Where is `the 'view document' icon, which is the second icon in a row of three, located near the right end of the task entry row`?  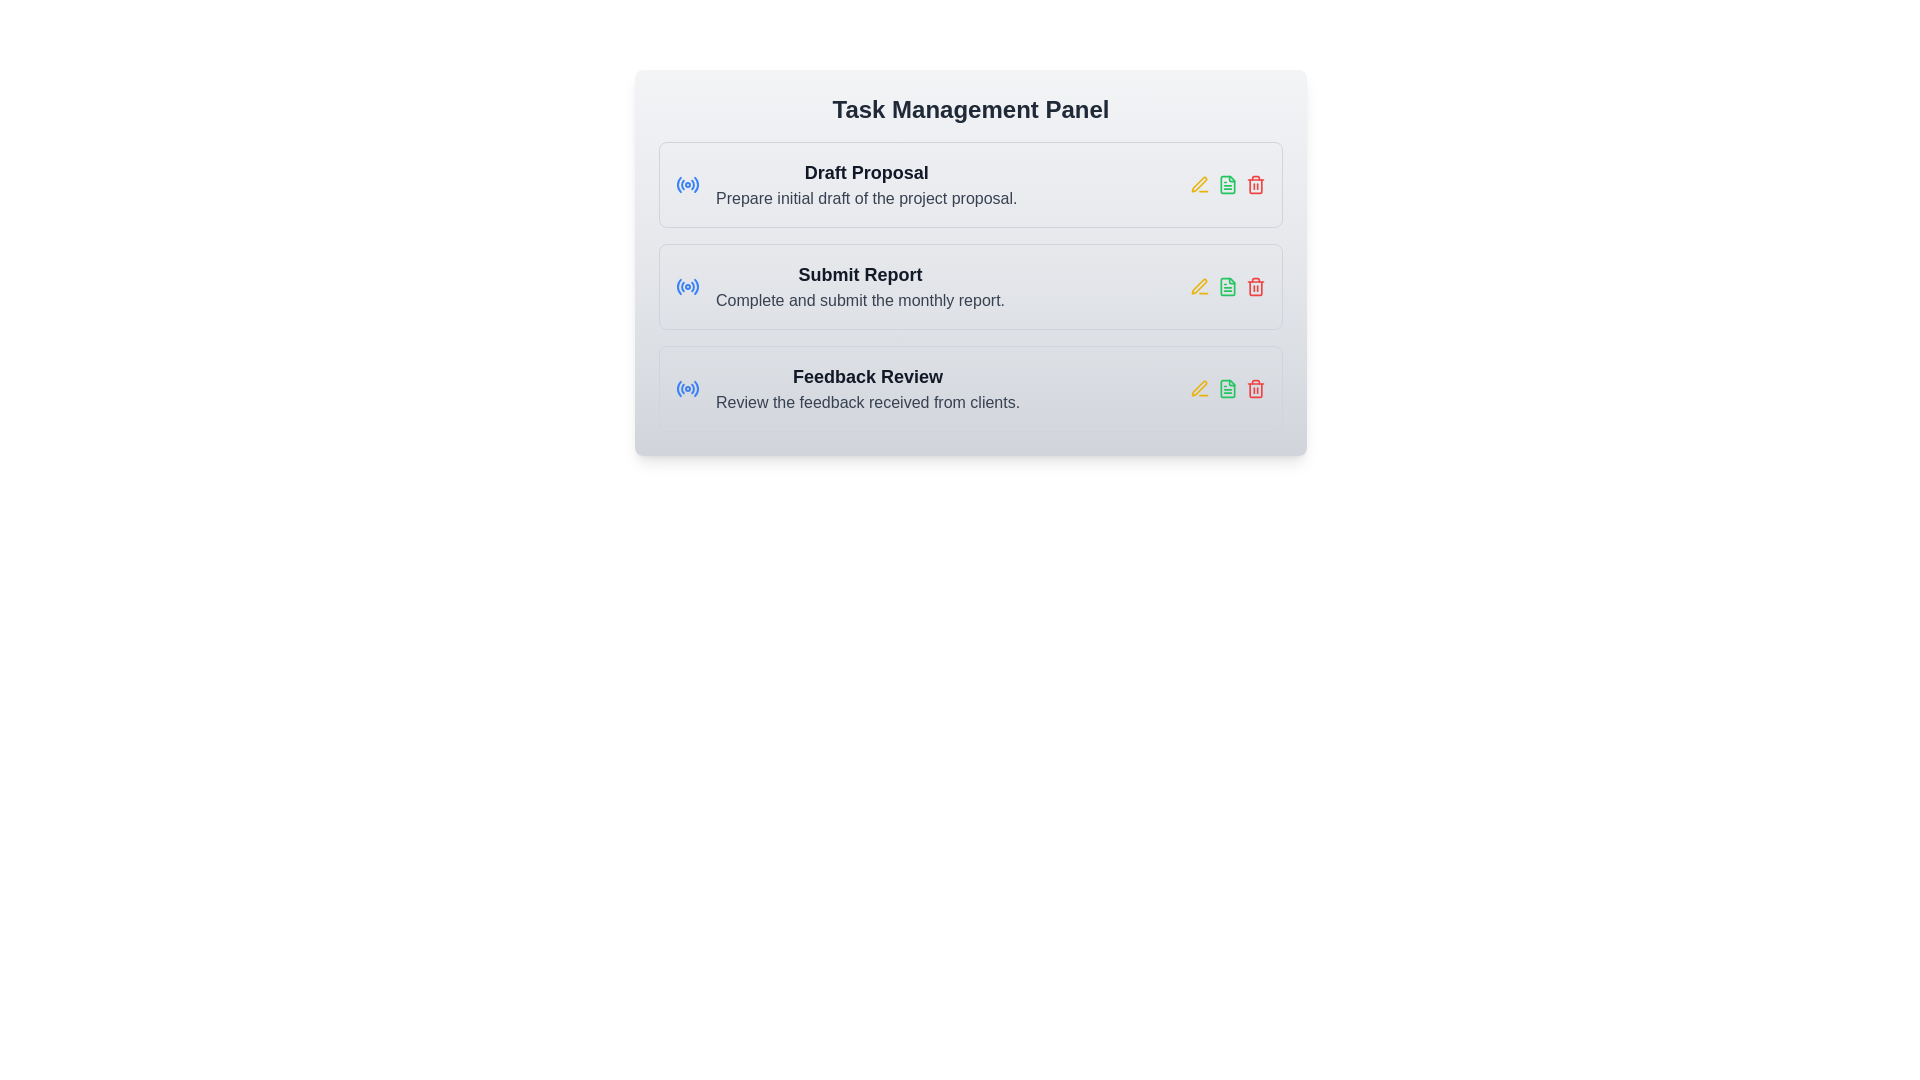
the 'view document' icon, which is the second icon in a row of three, located near the right end of the task entry row is located at coordinates (1227, 185).